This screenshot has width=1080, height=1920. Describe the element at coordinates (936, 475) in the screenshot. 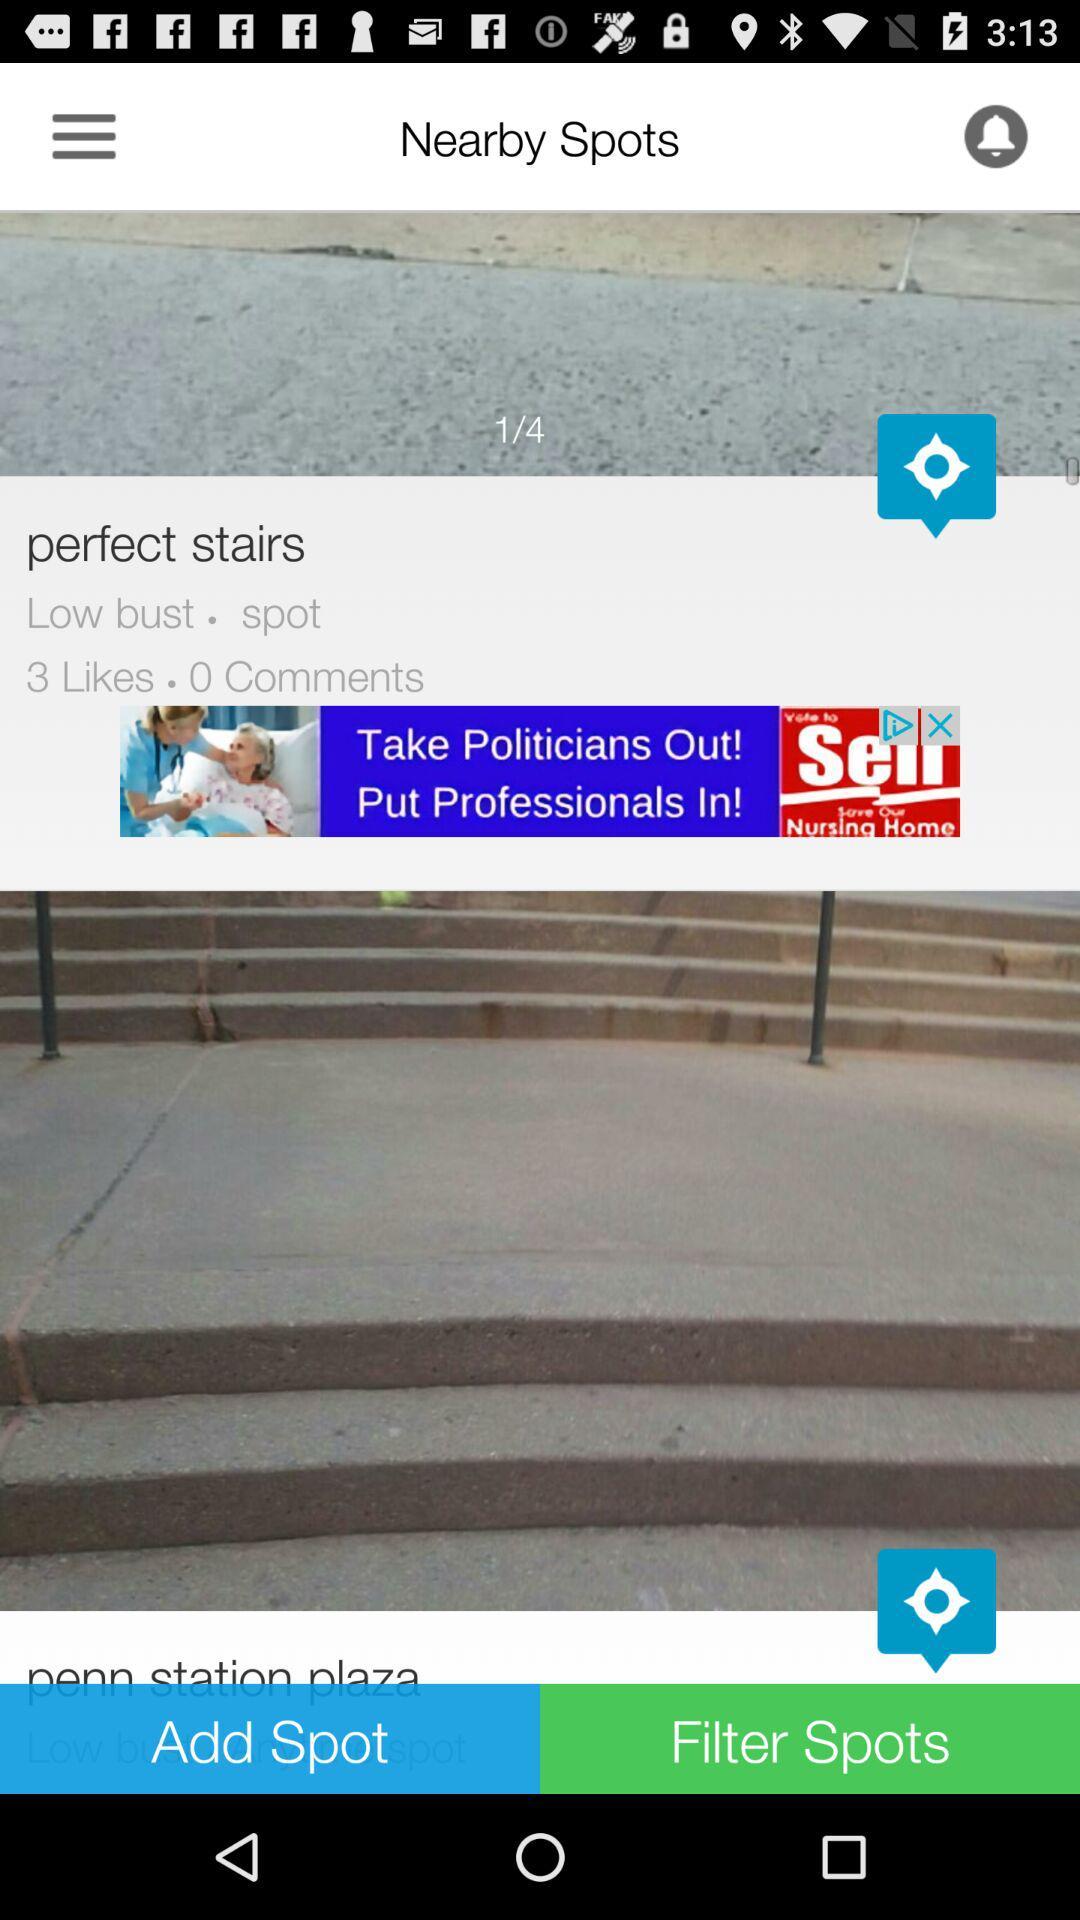

I see `to see location` at that location.